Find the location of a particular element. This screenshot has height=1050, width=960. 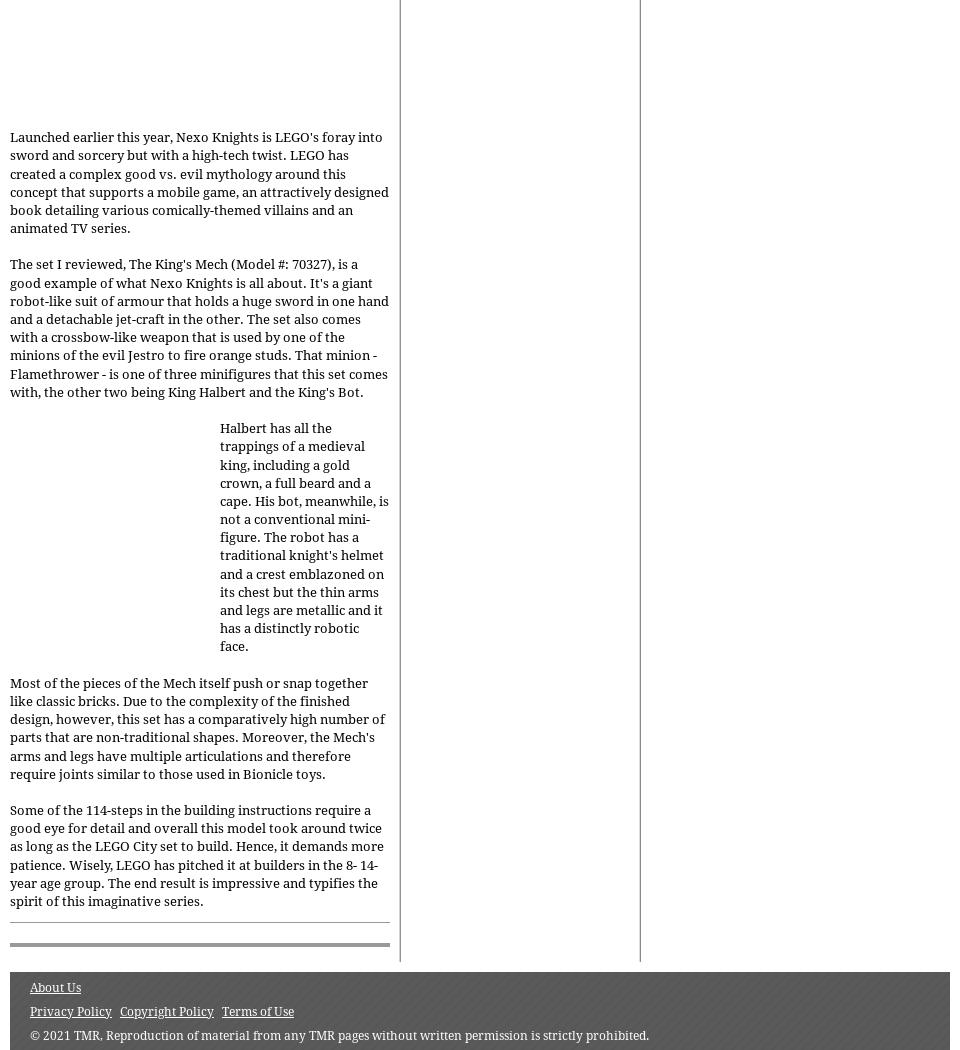

'Copyright Policy' is located at coordinates (166, 1011).